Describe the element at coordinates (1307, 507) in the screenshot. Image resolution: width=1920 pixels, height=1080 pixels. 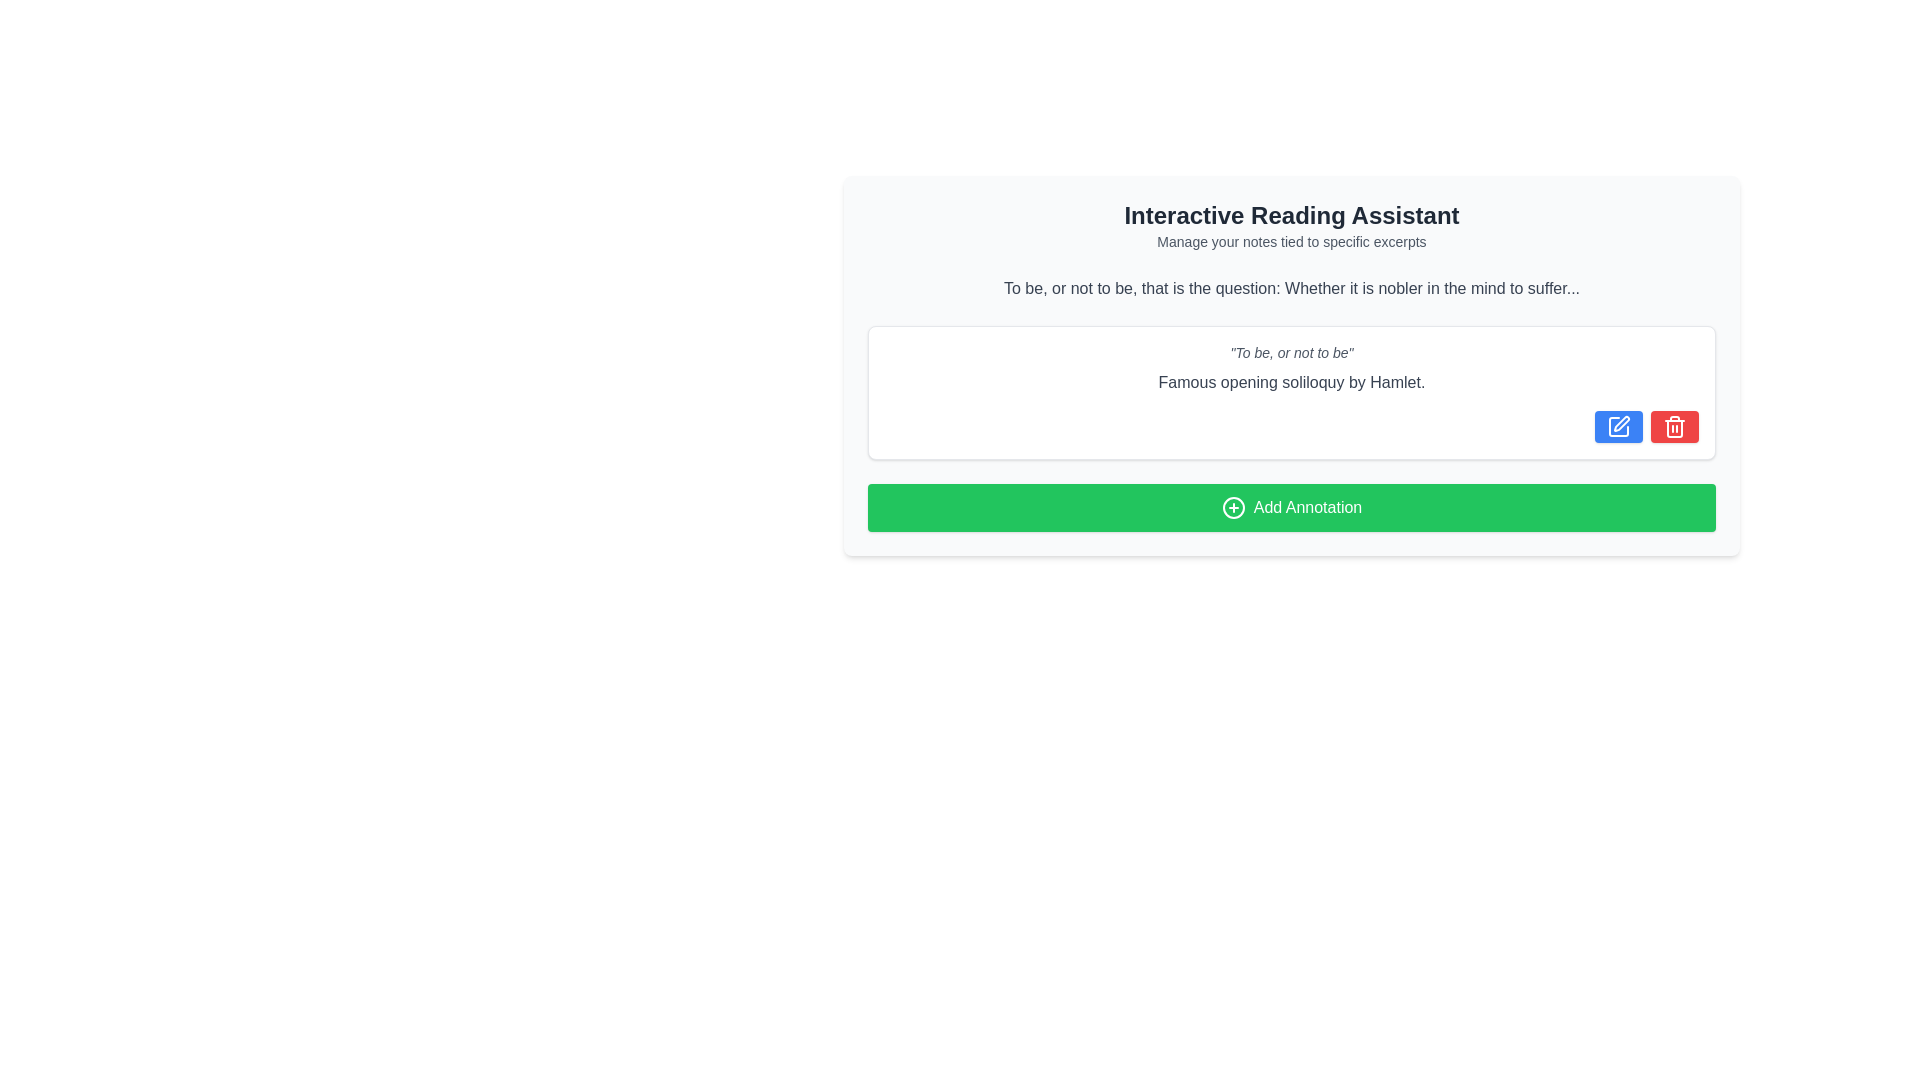
I see `the text label within the green button located centrally in the interface` at that location.